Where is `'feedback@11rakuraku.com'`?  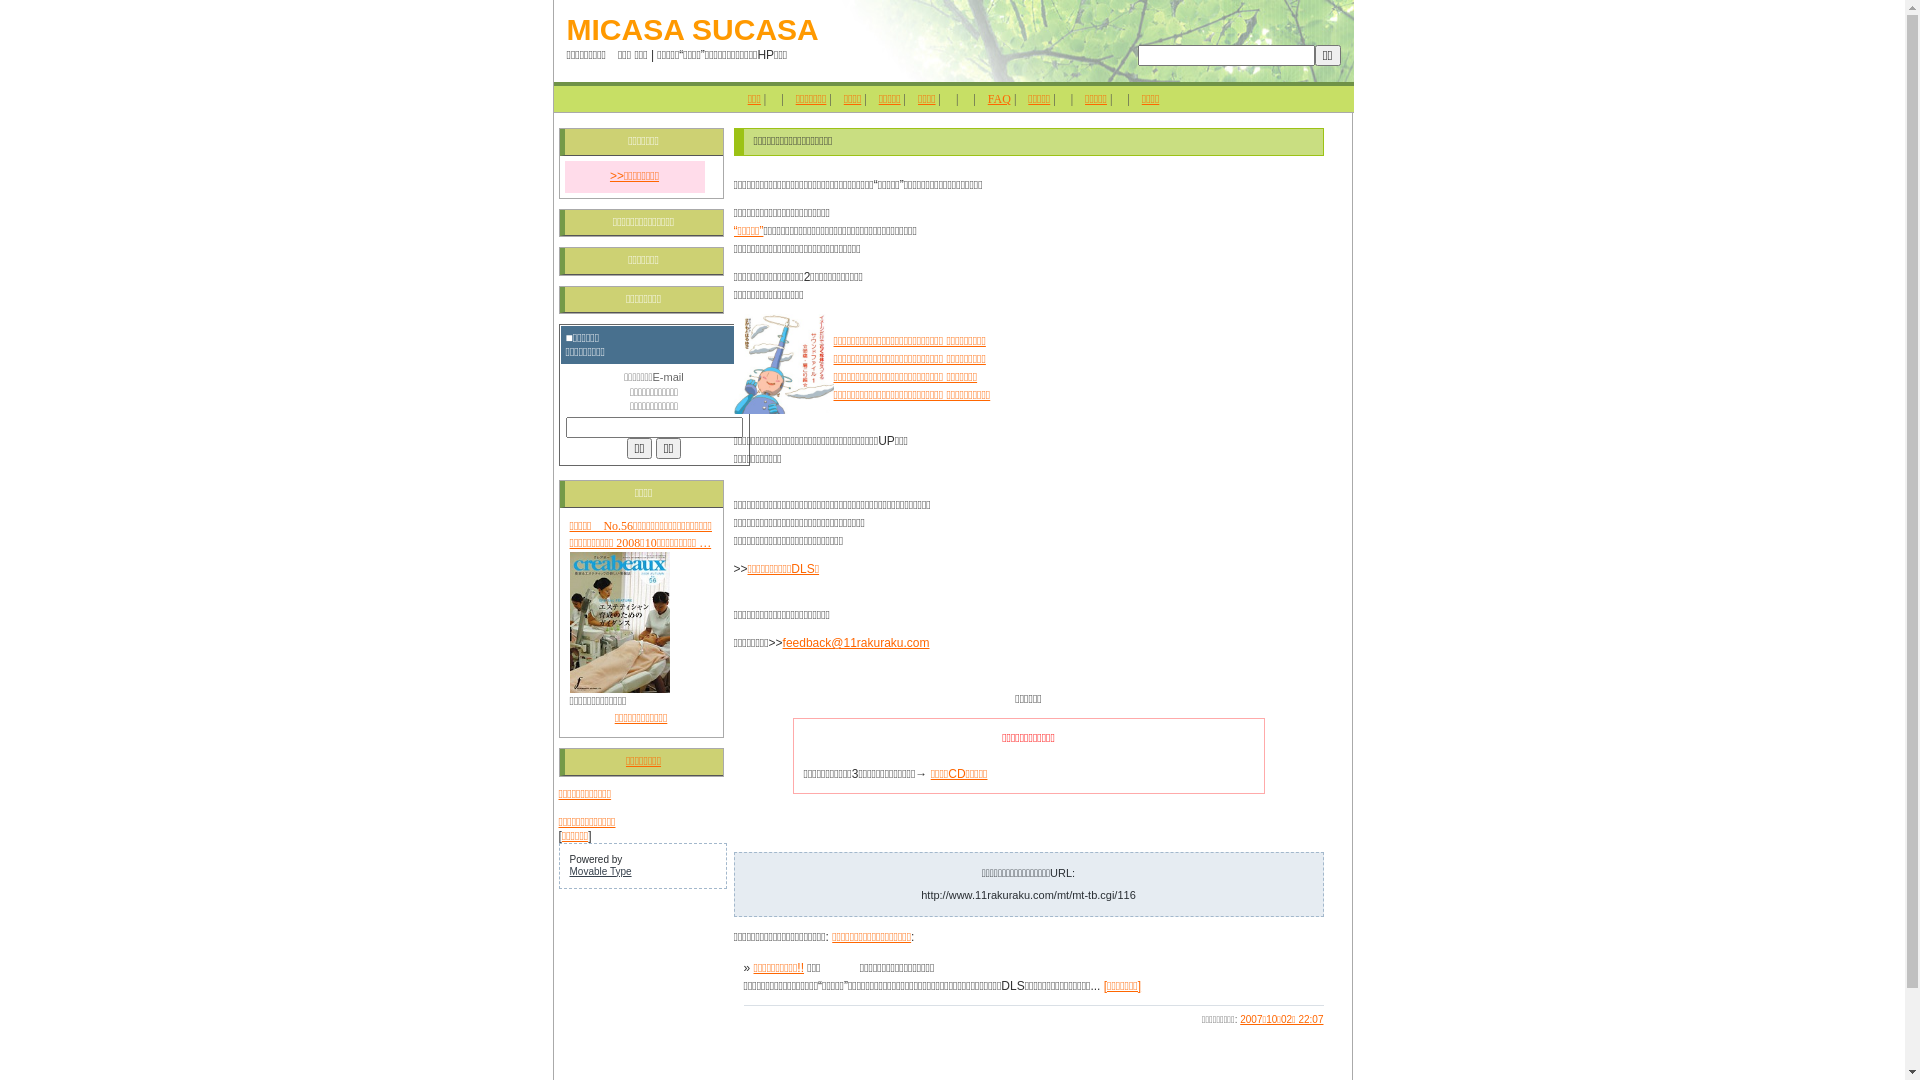
'feedback@11rakuraku.com' is located at coordinates (856, 643).